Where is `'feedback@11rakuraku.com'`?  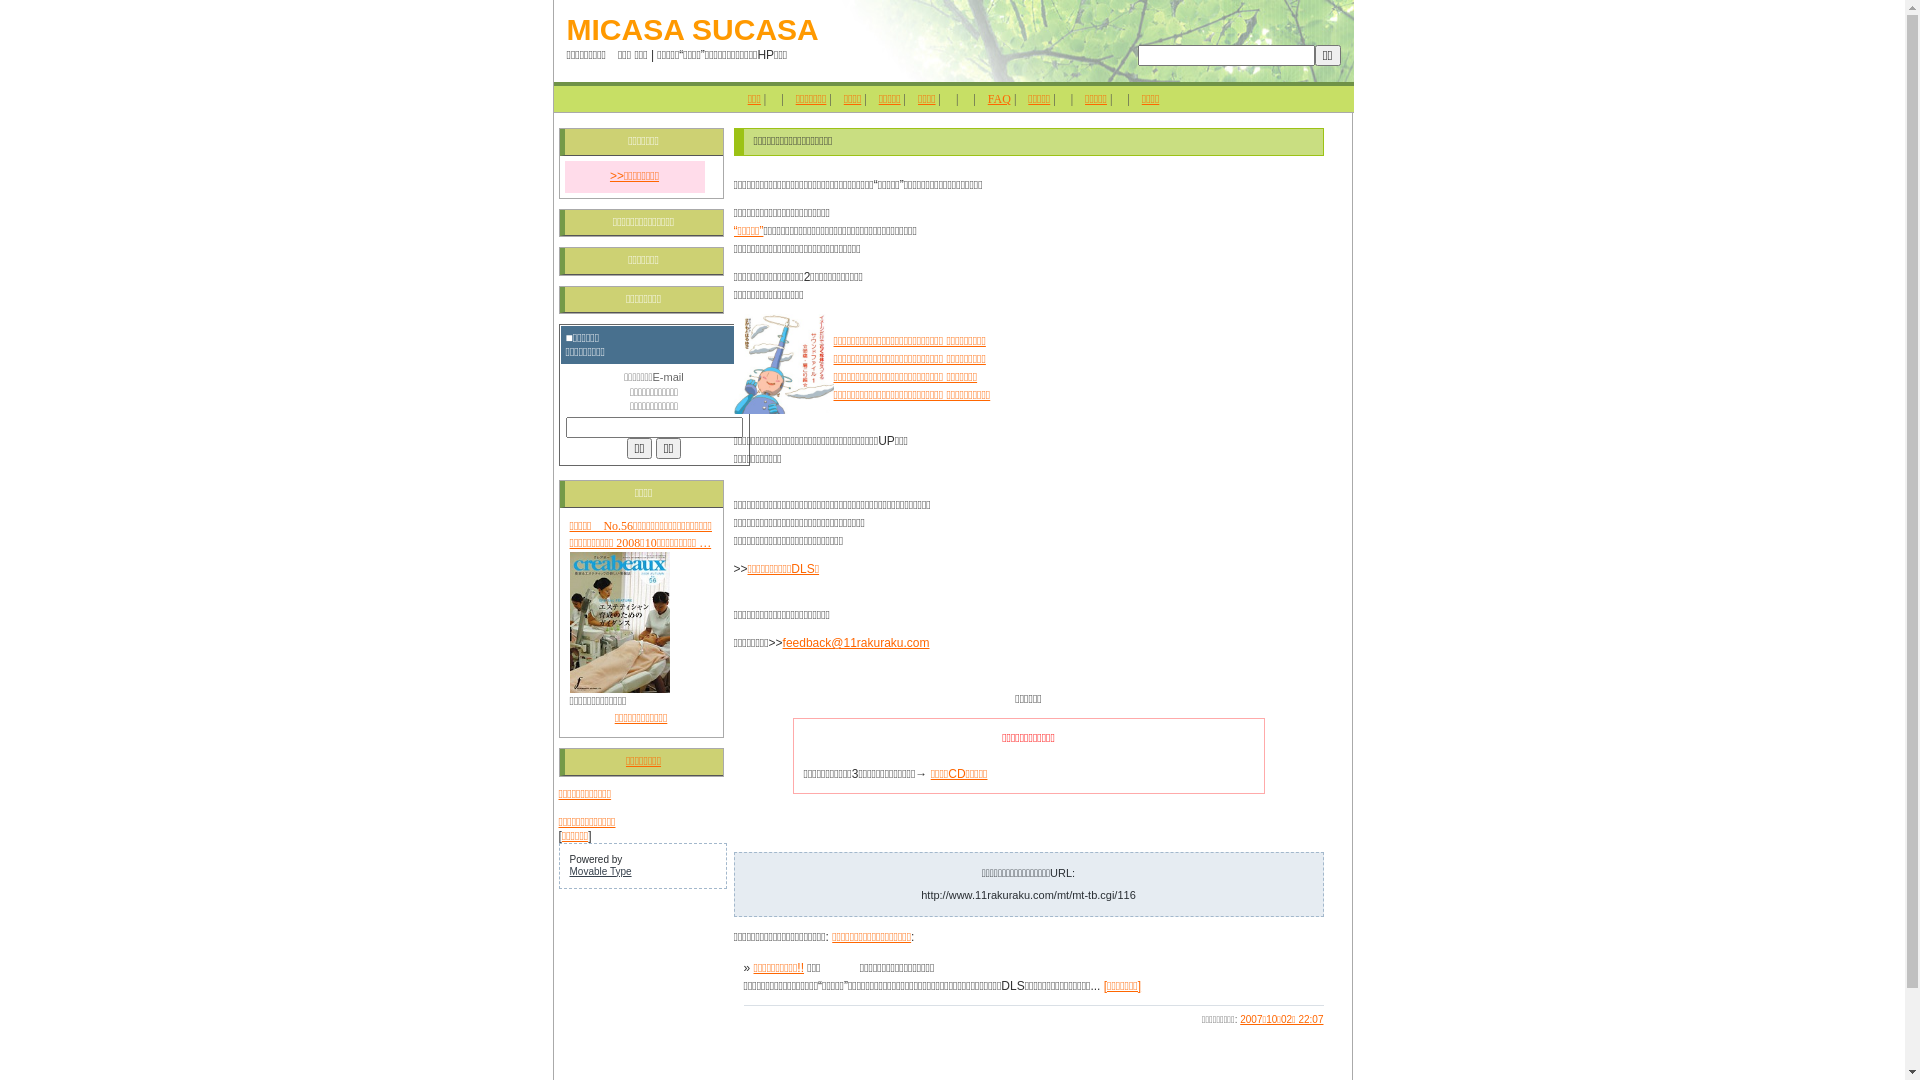
'feedback@11rakuraku.com' is located at coordinates (856, 643).